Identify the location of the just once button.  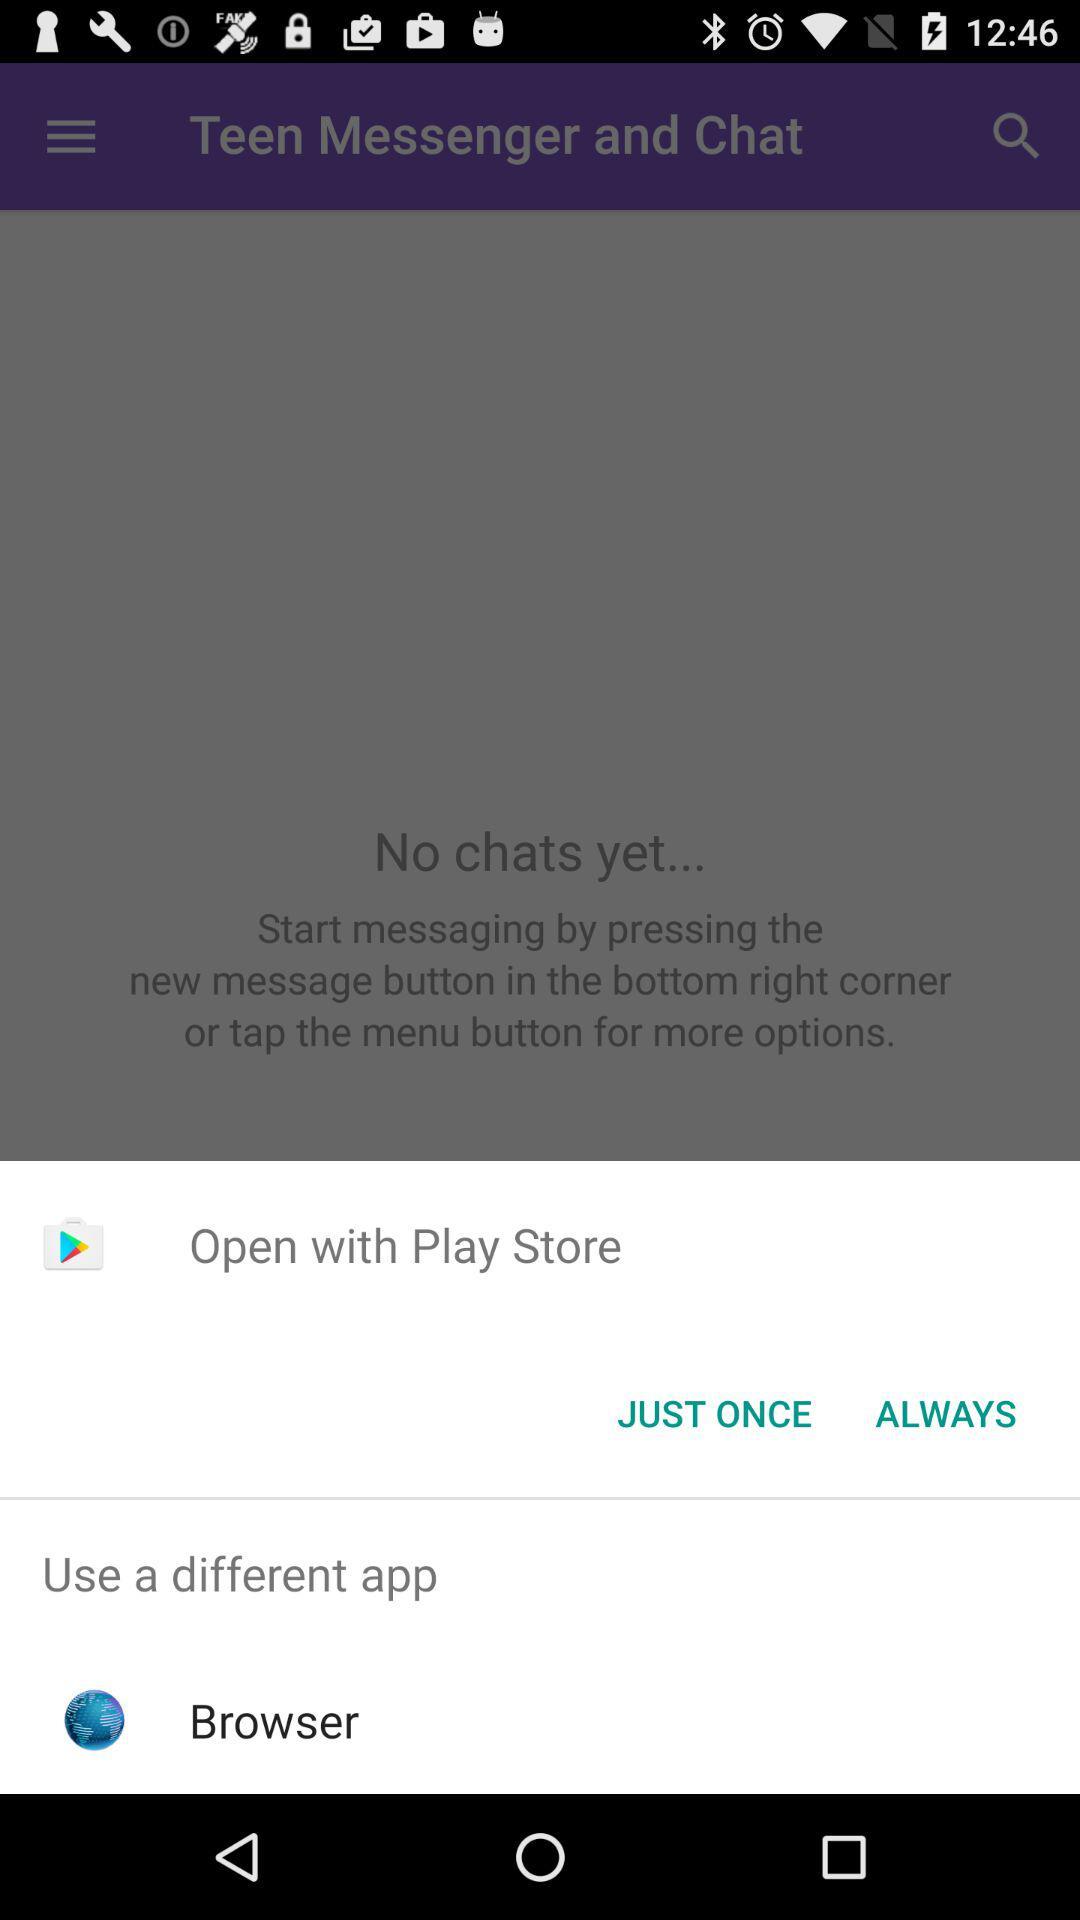
(713, 1411).